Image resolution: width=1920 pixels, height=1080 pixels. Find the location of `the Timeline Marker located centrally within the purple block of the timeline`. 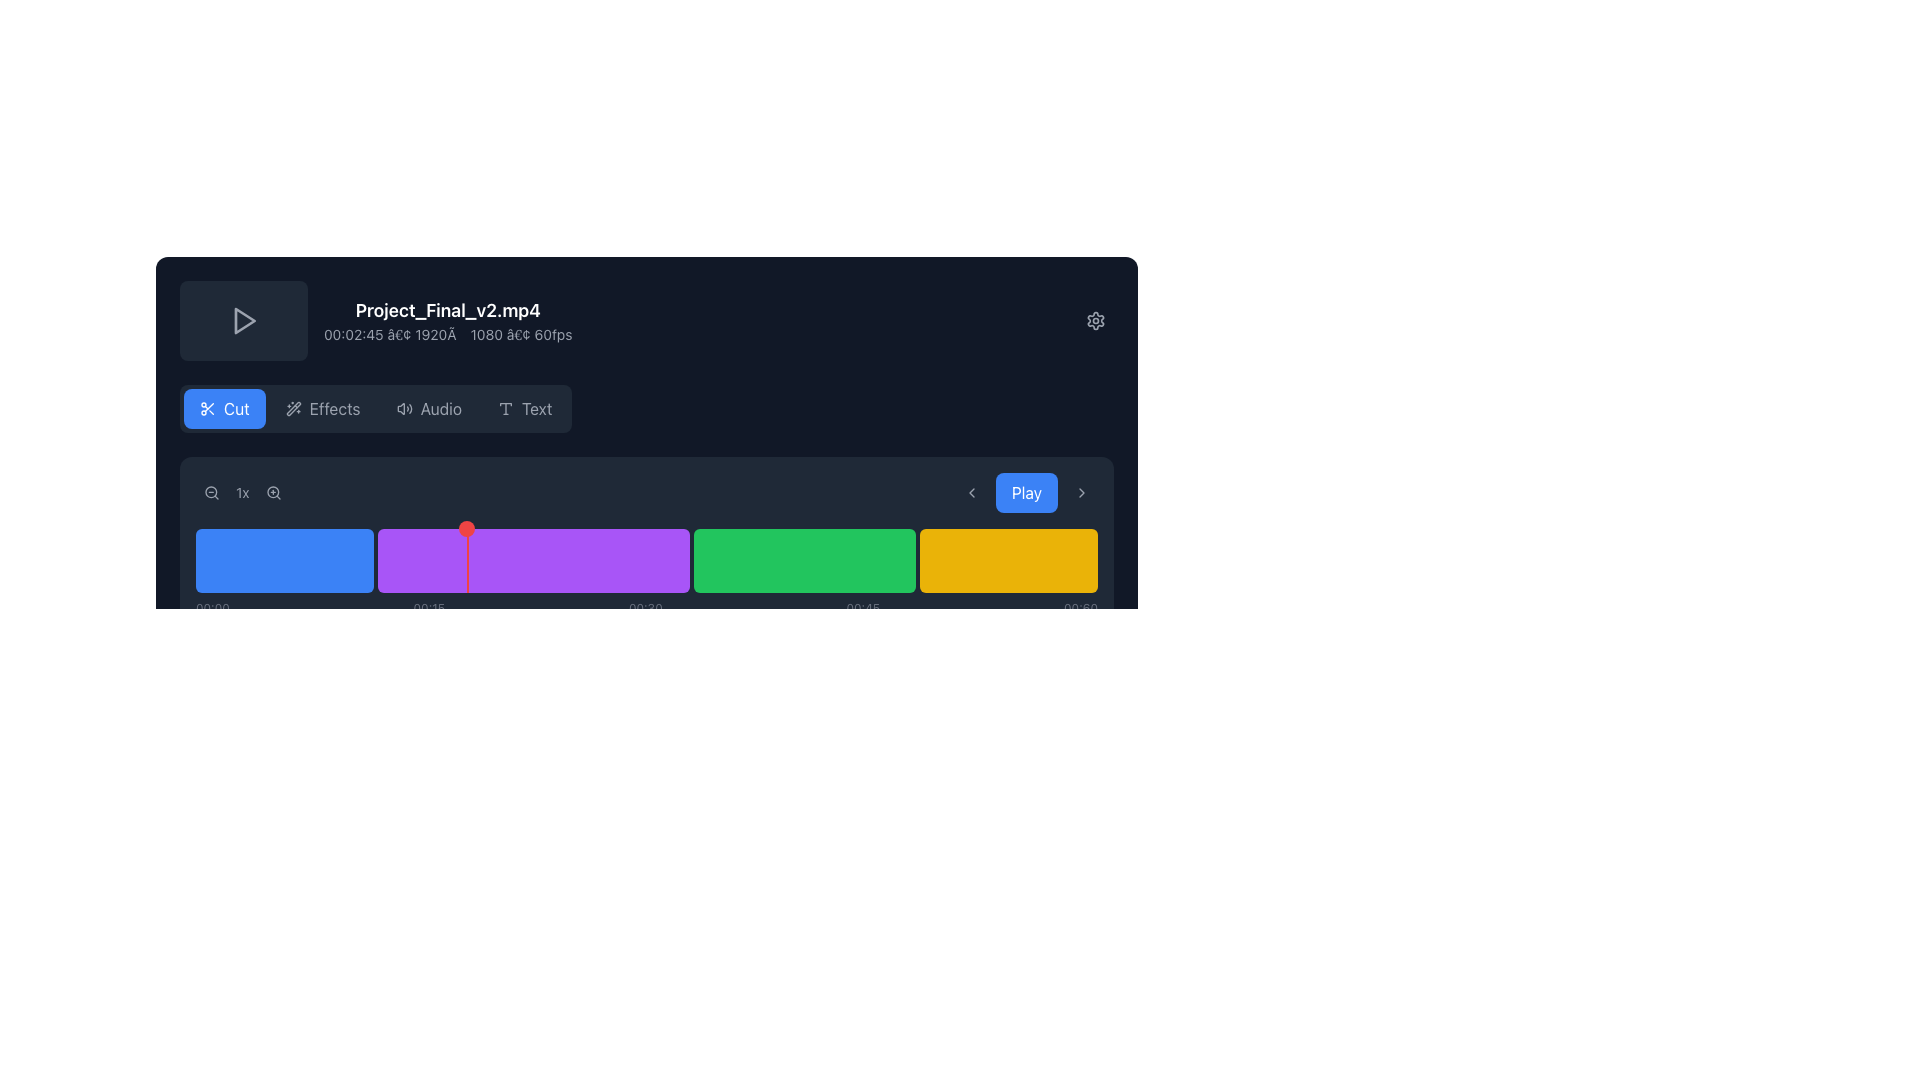

the Timeline Marker located centrally within the purple block of the timeline is located at coordinates (466, 560).